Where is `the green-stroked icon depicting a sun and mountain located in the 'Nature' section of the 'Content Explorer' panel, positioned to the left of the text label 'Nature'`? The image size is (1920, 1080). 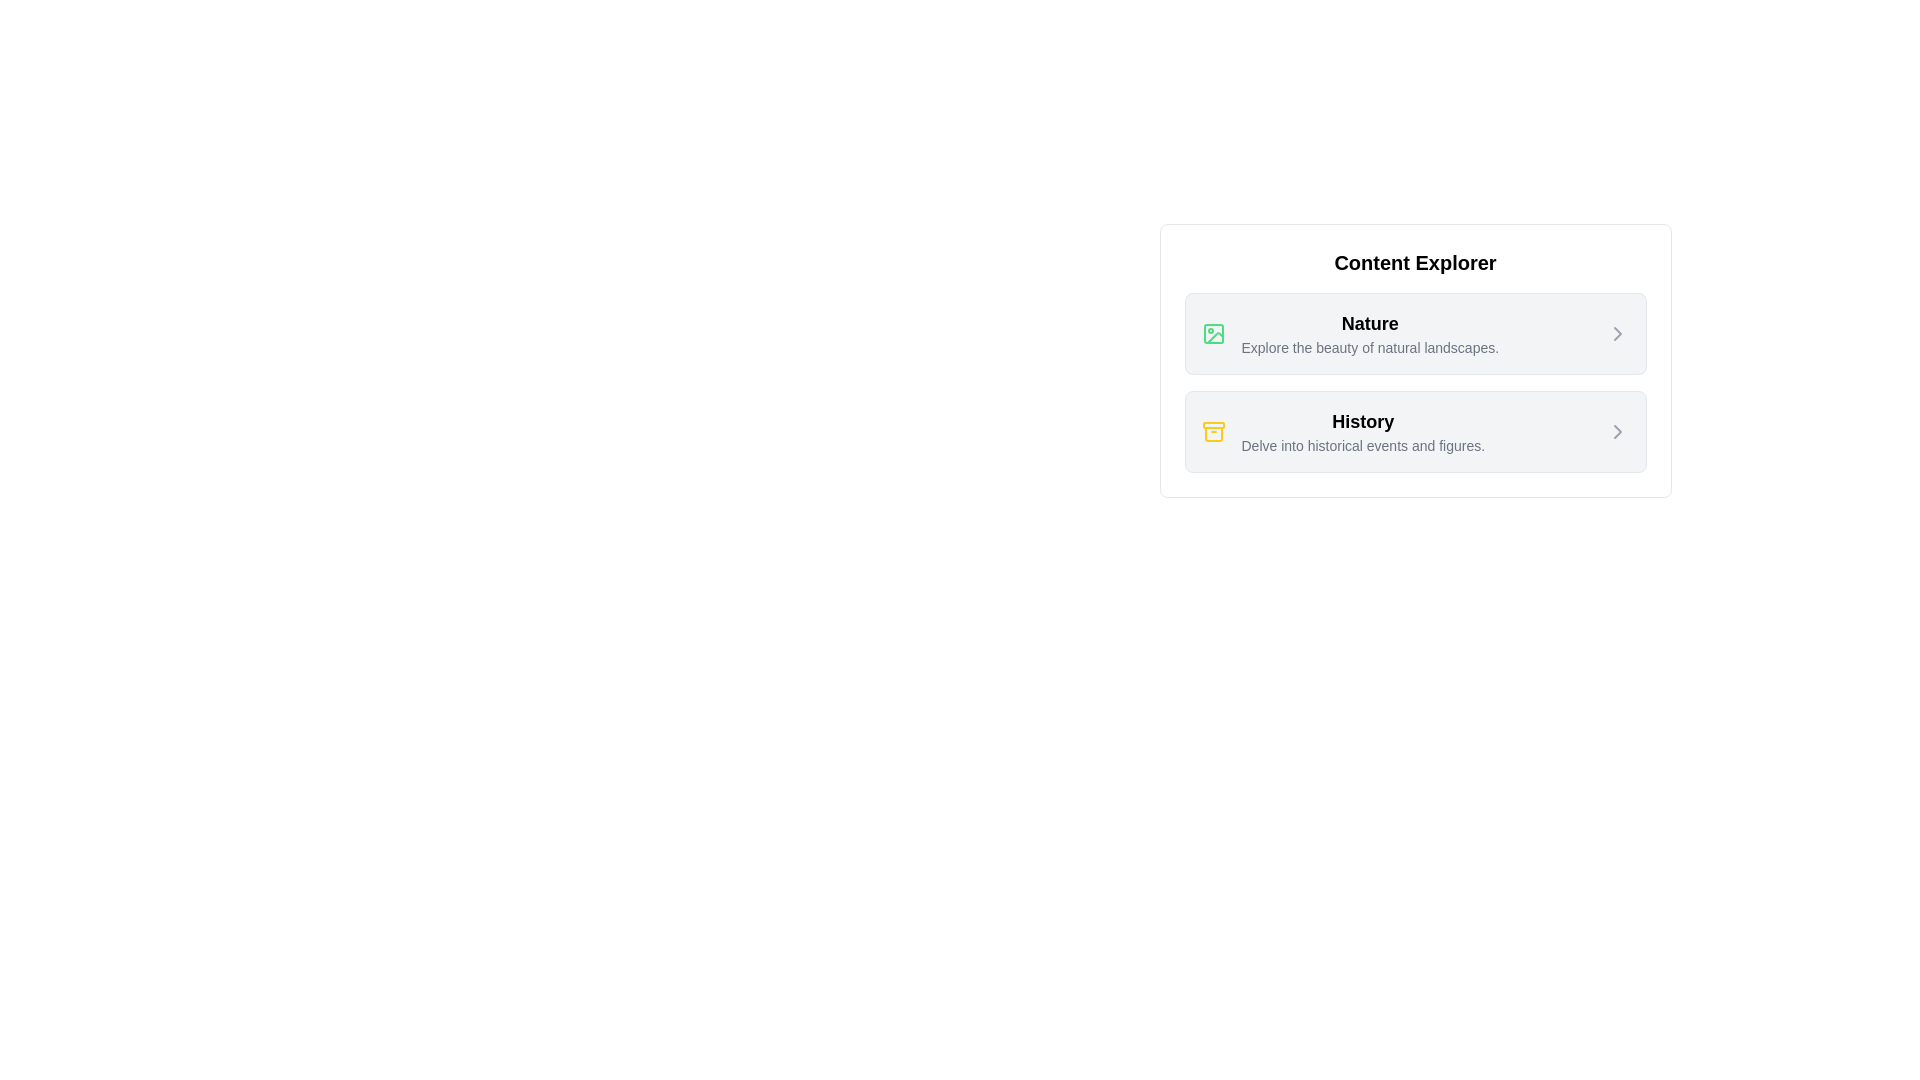 the green-stroked icon depicting a sun and mountain located in the 'Nature' section of the 'Content Explorer' panel, positioned to the left of the text label 'Nature' is located at coordinates (1212, 333).